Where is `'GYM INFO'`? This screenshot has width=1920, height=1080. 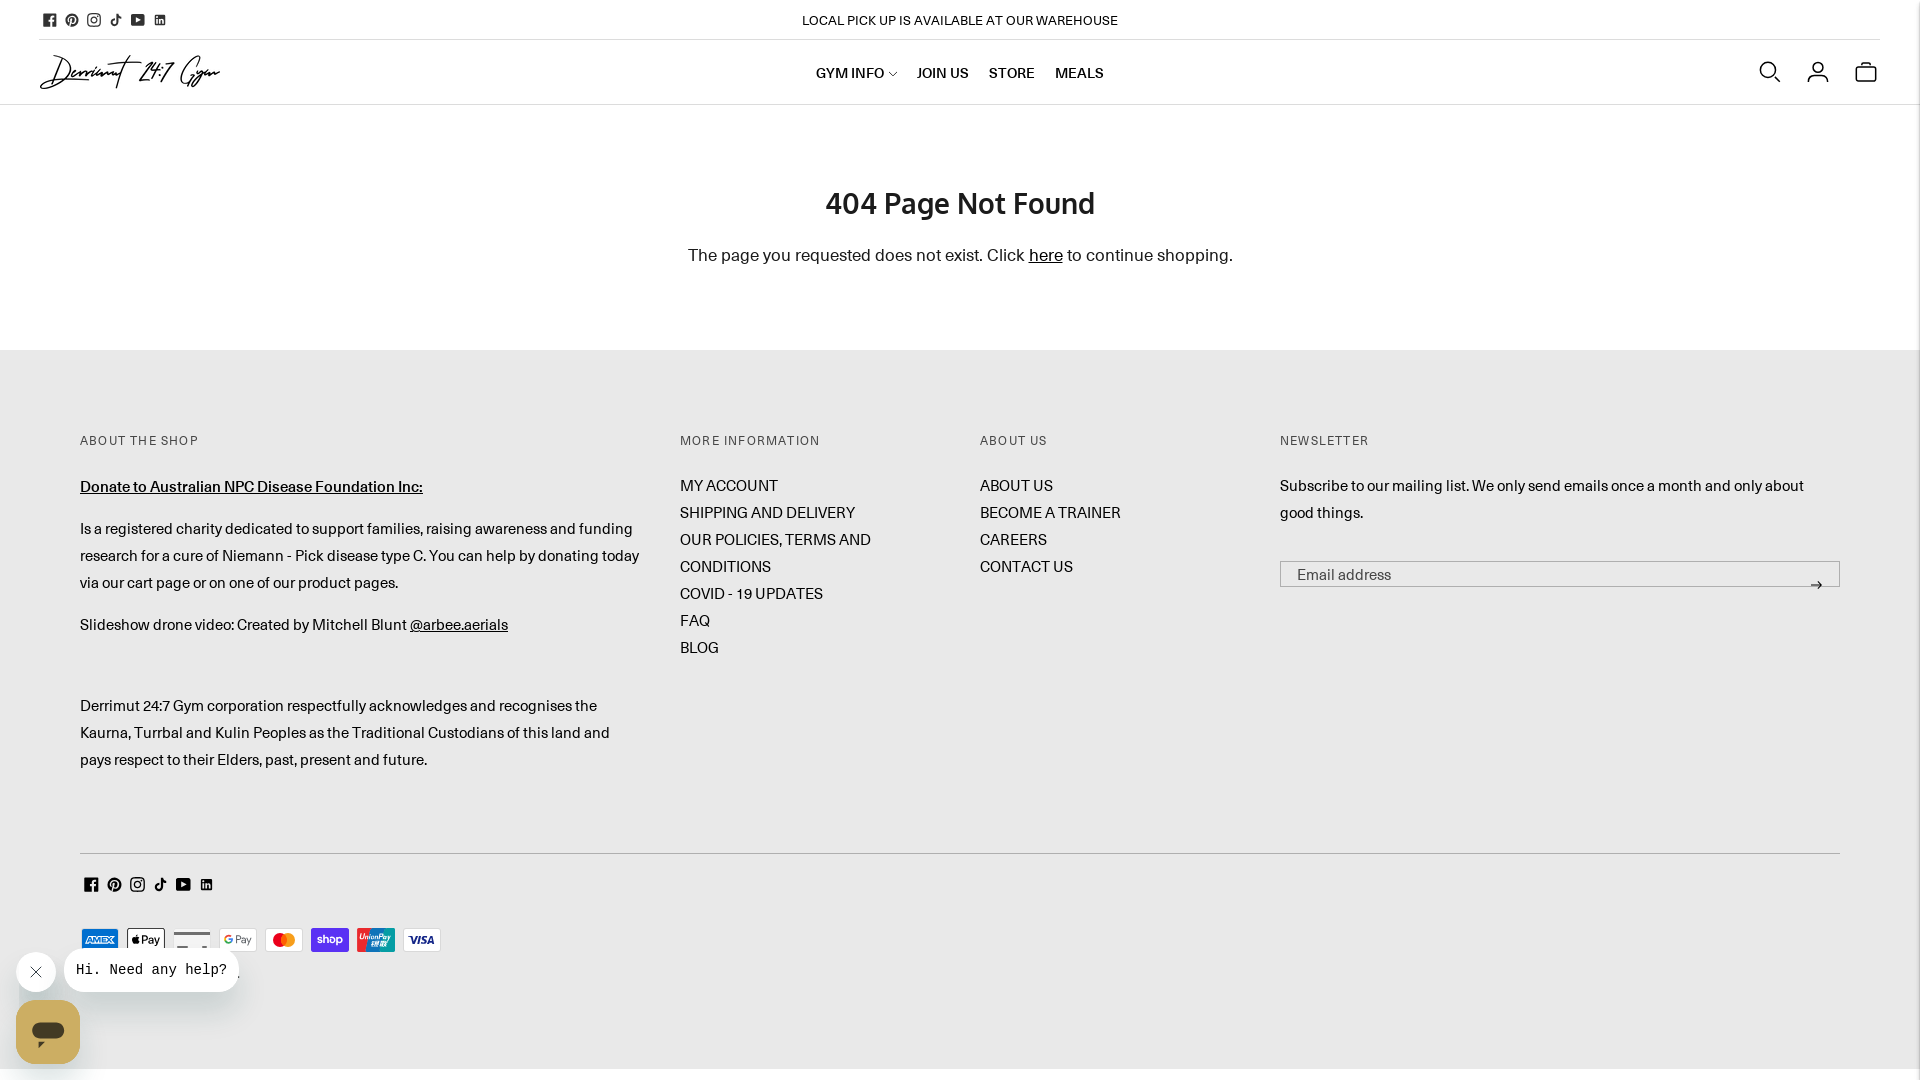 'GYM INFO' is located at coordinates (816, 71).